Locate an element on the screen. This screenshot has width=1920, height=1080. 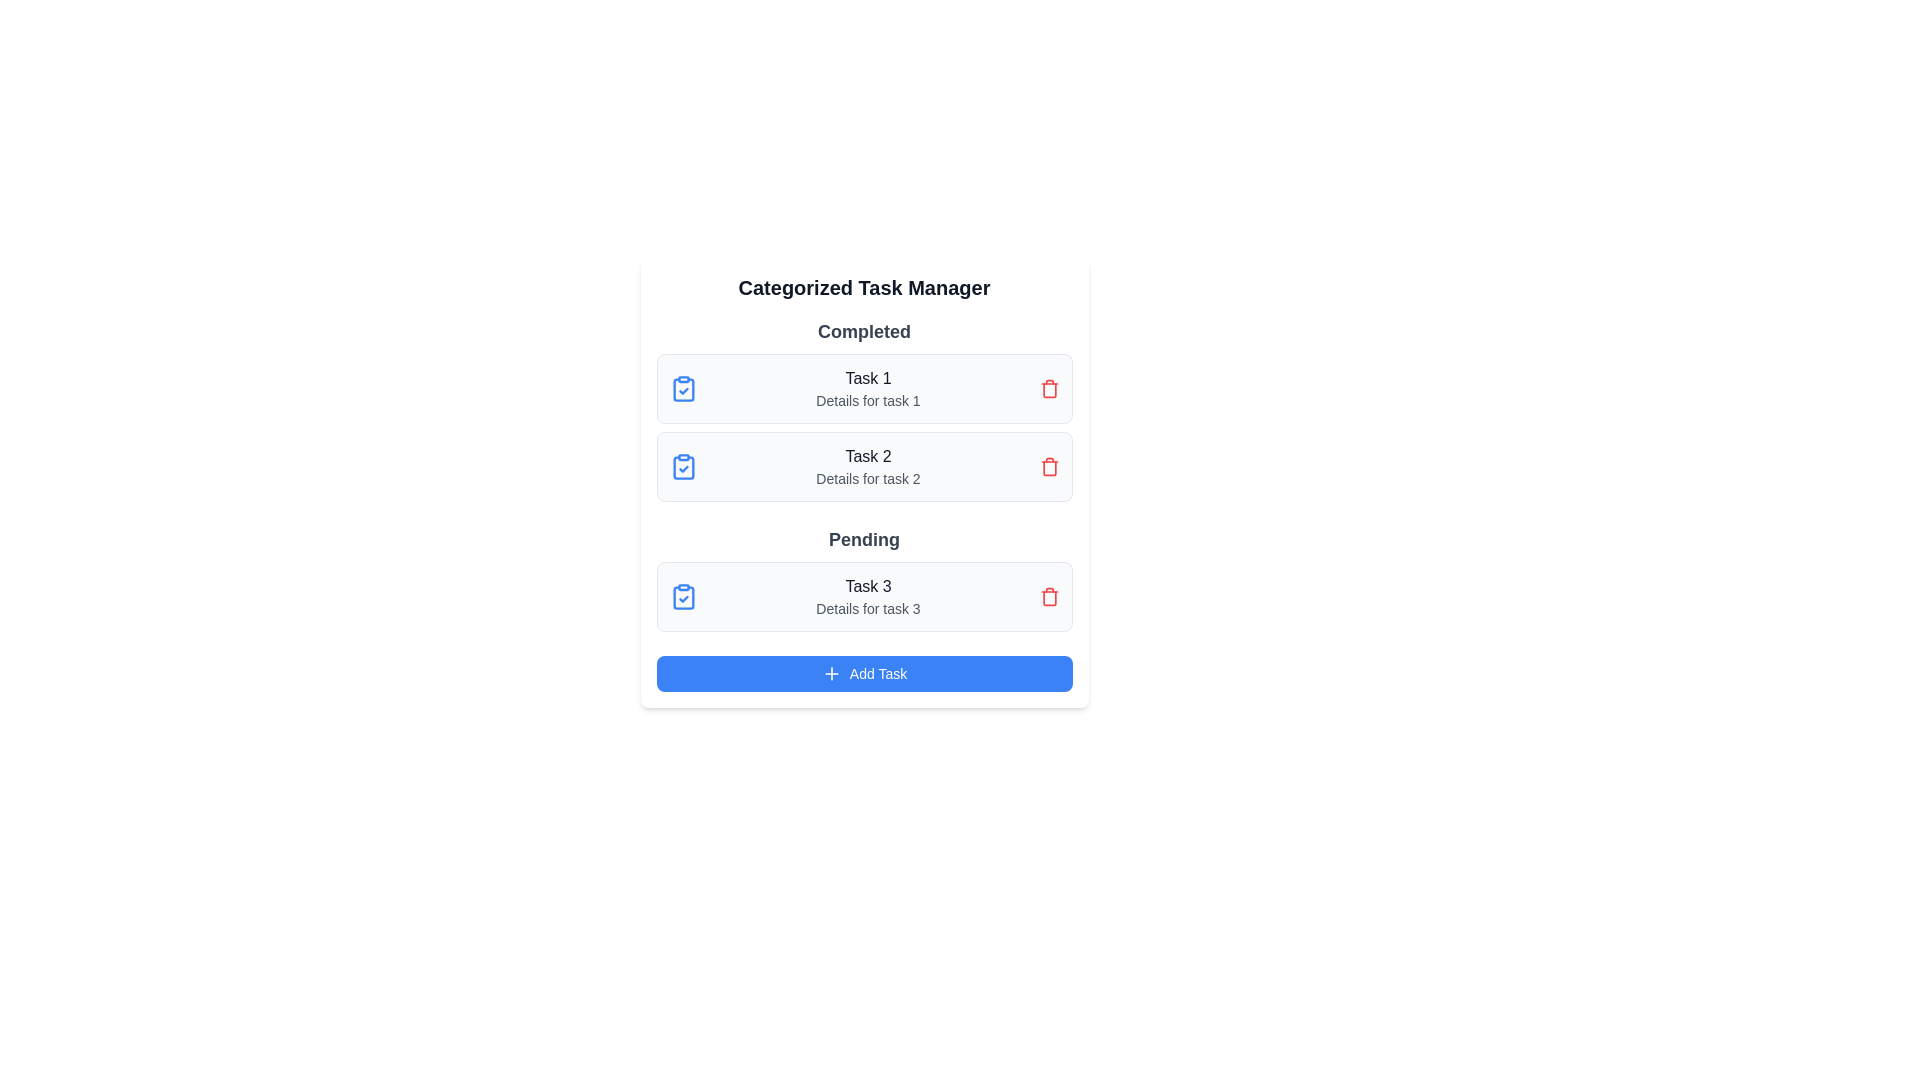
the delete icon next to Task 3 to remove it is located at coordinates (1048, 596).